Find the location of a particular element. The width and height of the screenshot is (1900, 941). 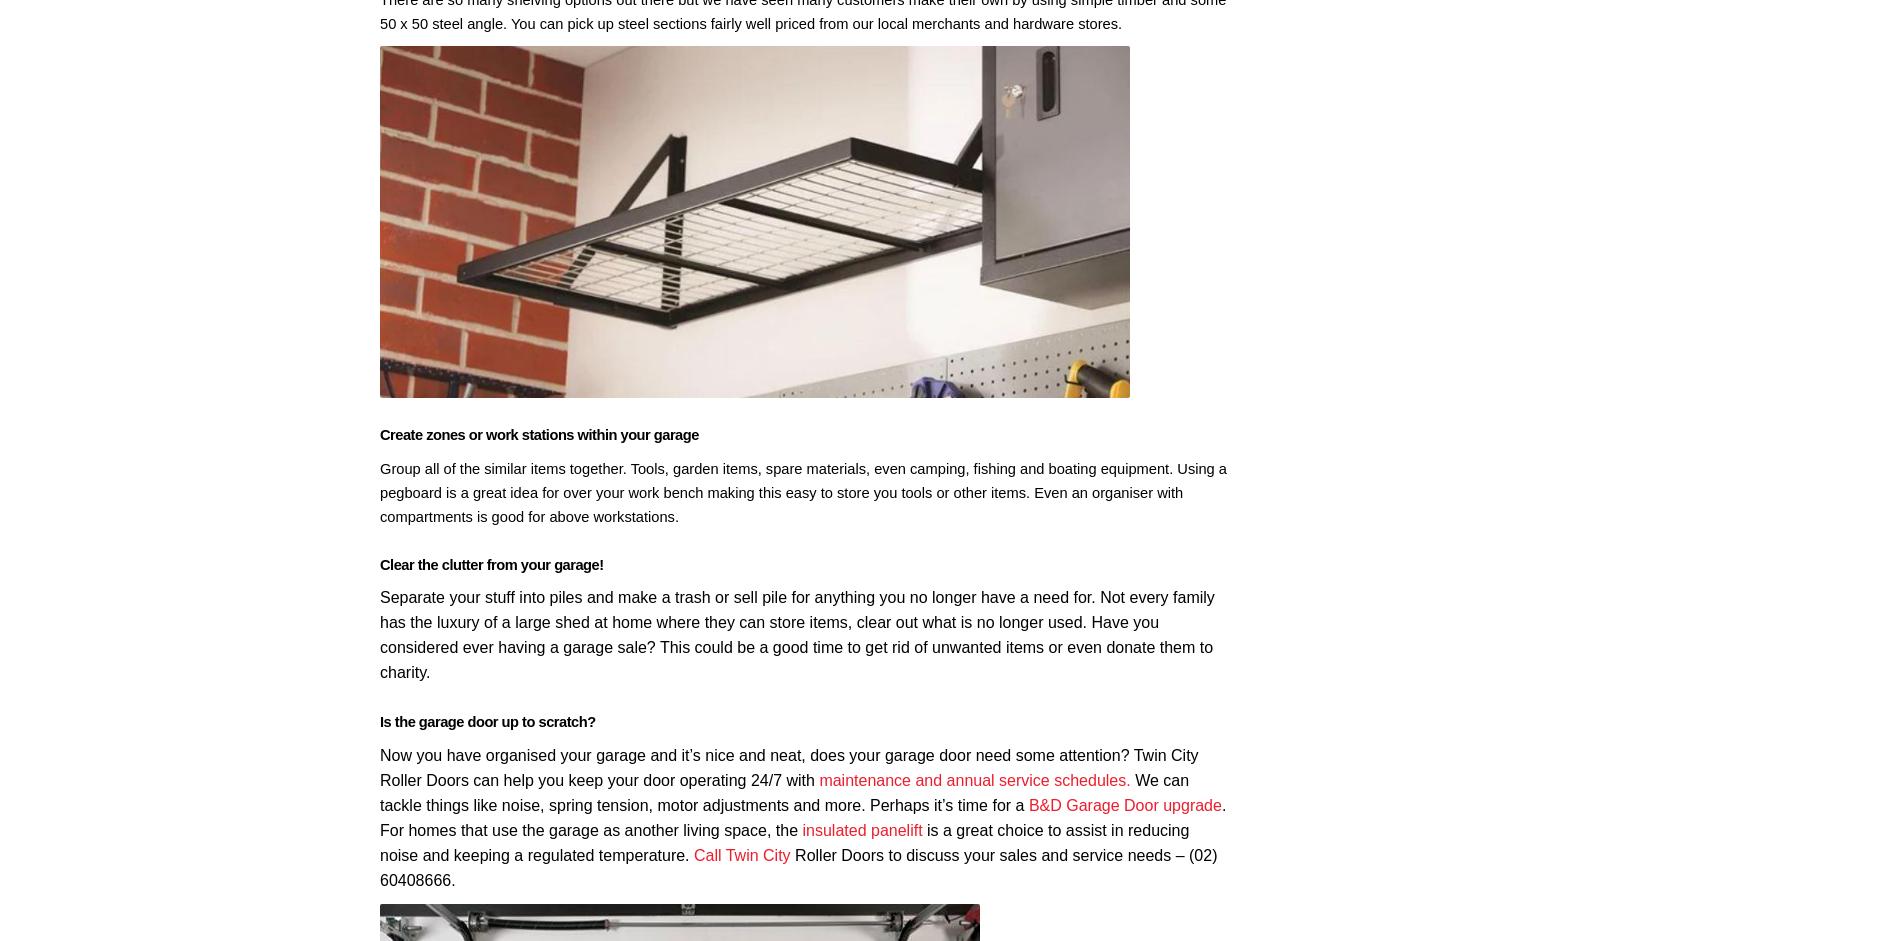

'Is the garage door up to scratch?' is located at coordinates (489, 722).